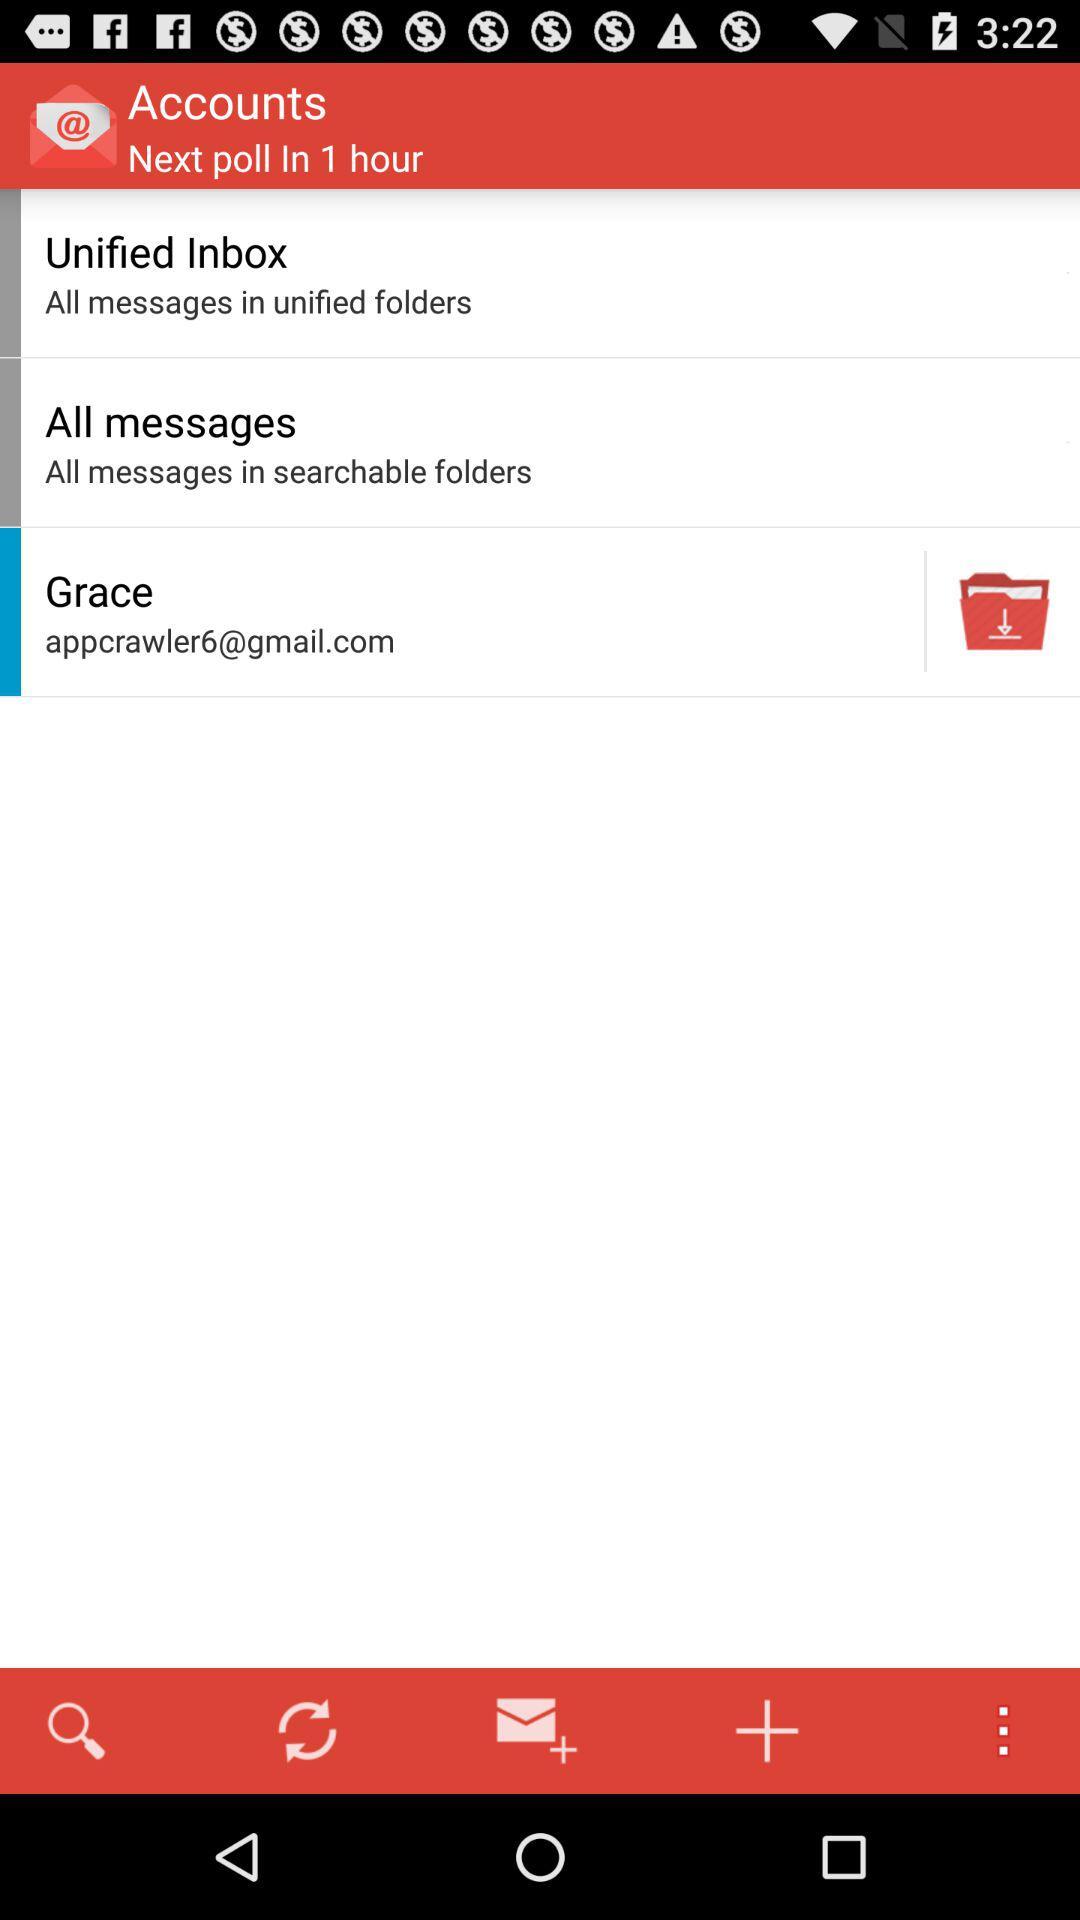 The height and width of the screenshot is (1920, 1080). What do you see at coordinates (1067, 441) in the screenshot?
I see `the icon next to all messages app` at bounding box center [1067, 441].